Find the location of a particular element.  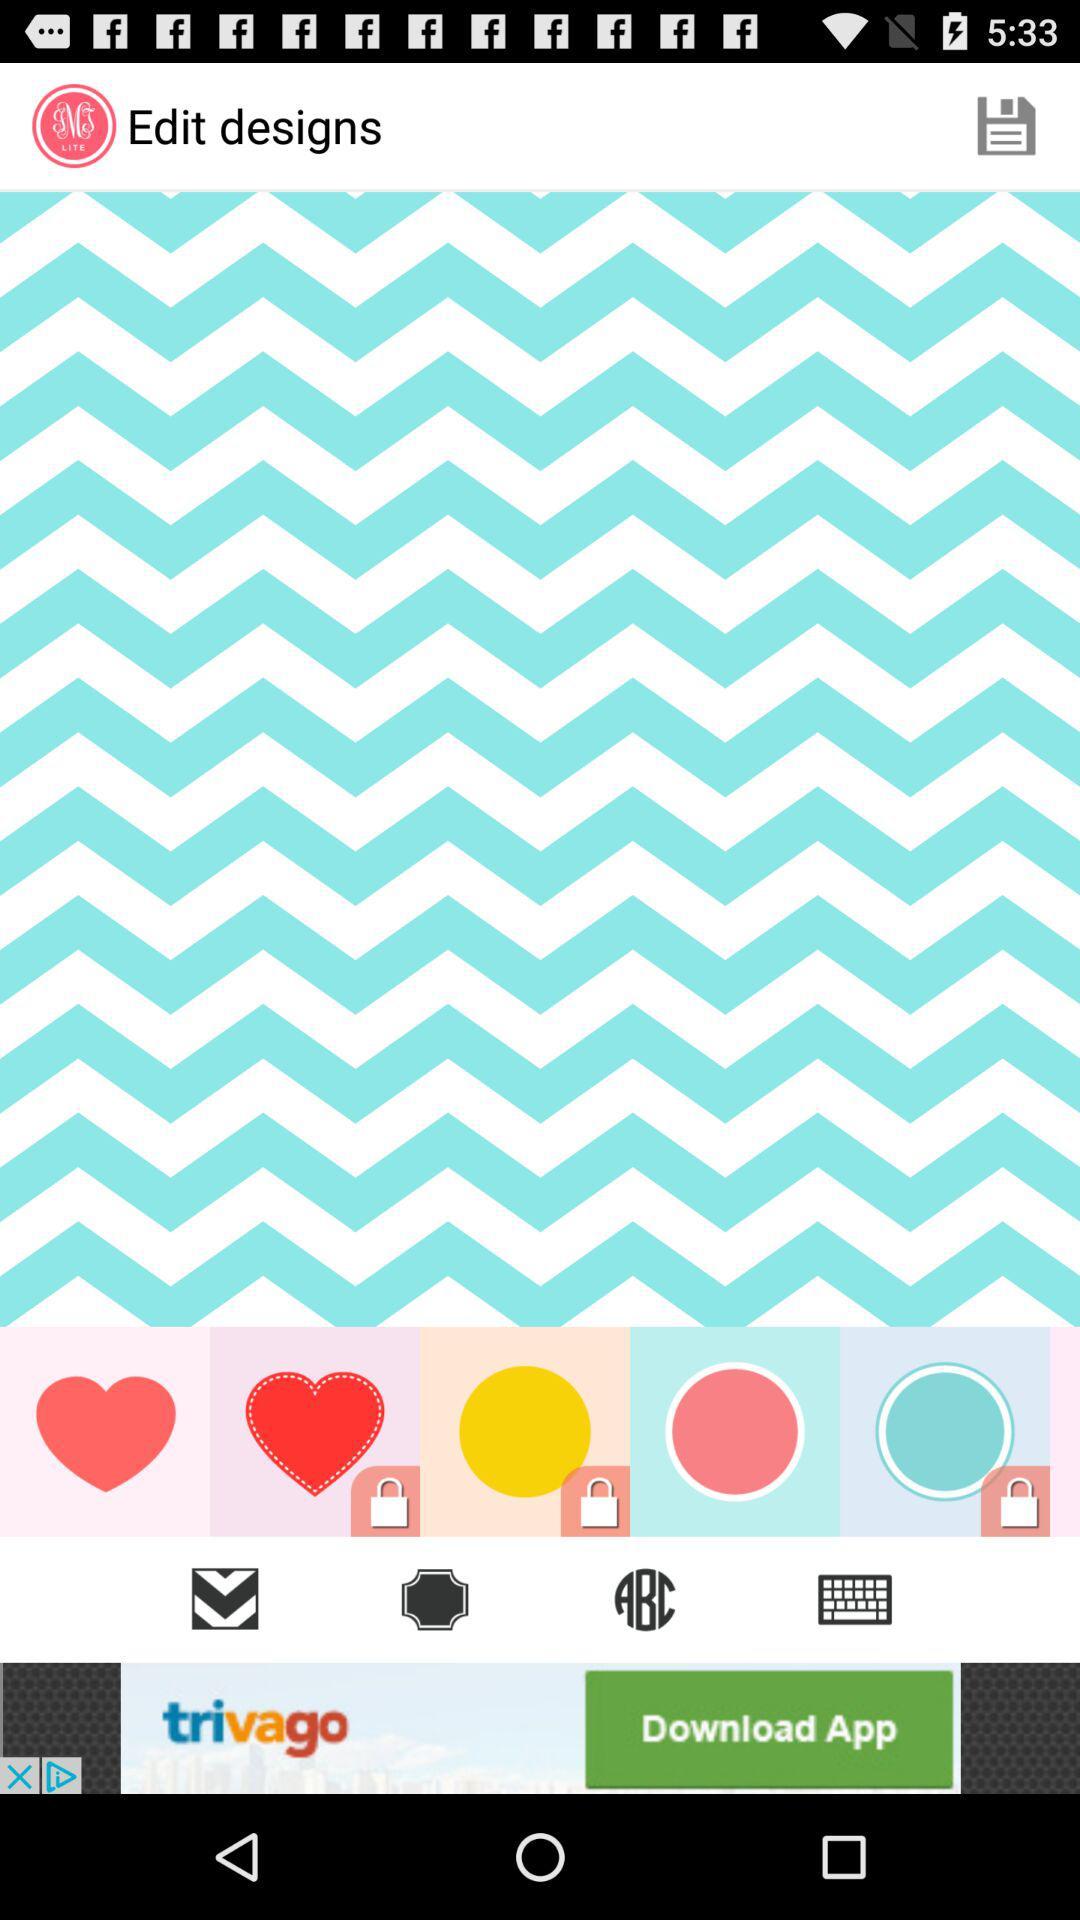

the symbol beside heart shape with dots is located at coordinates (523, 1430).